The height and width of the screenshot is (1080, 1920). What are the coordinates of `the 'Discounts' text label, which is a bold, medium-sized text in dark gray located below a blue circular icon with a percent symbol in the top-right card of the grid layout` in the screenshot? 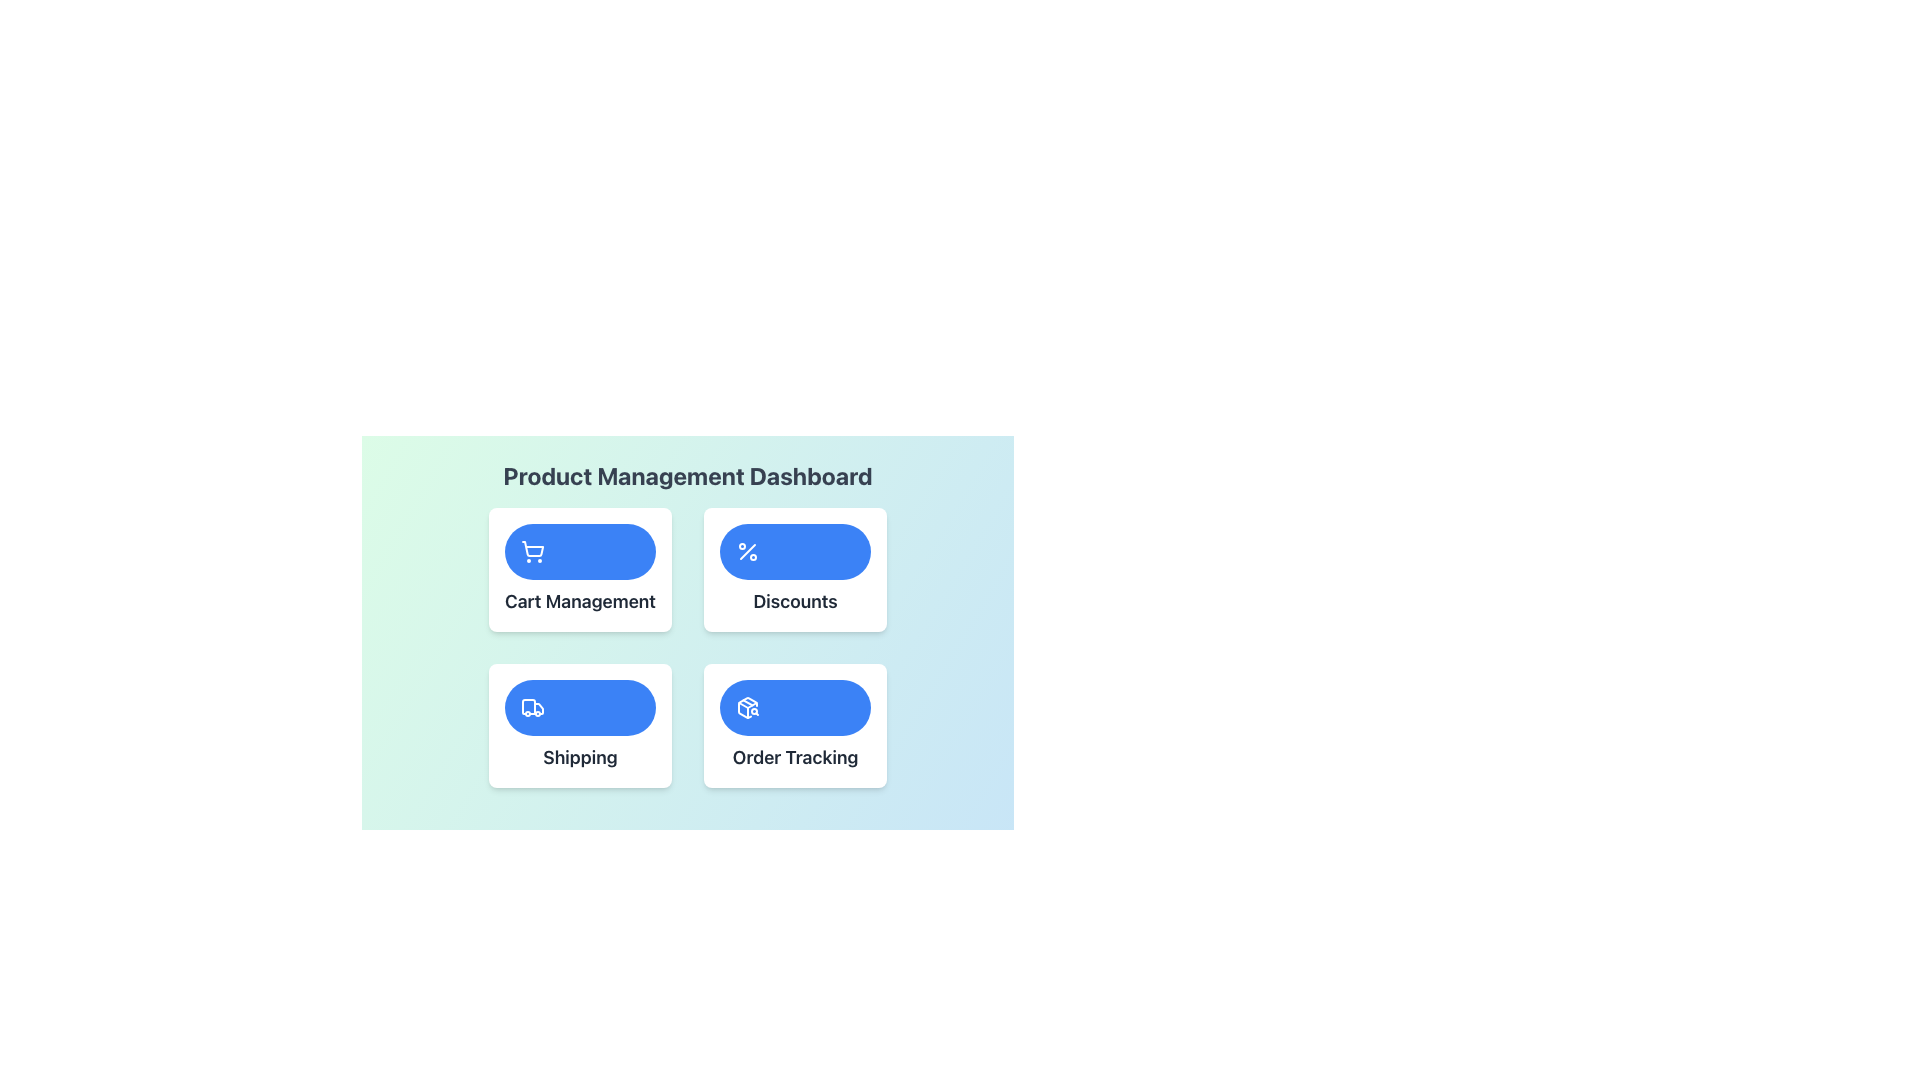 It's located at (794, 600).